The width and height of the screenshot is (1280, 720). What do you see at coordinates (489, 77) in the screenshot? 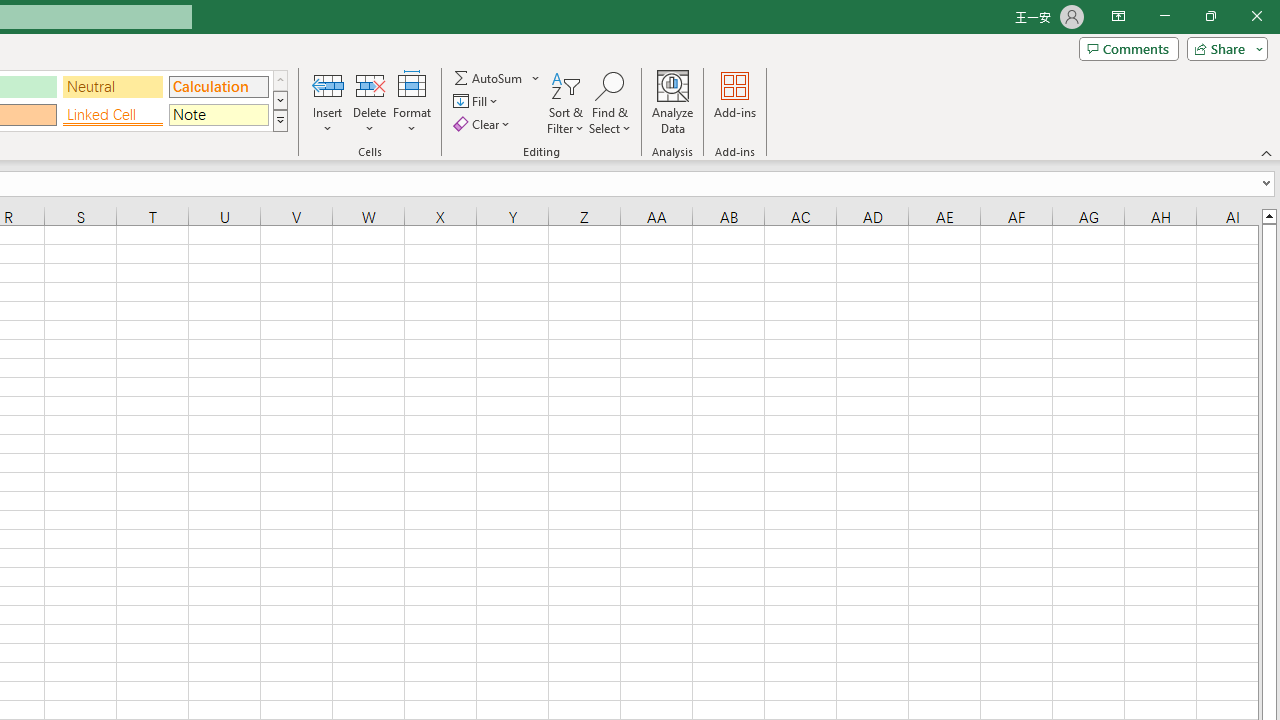
I see `'Sum'` at bounding box center [489, 77].